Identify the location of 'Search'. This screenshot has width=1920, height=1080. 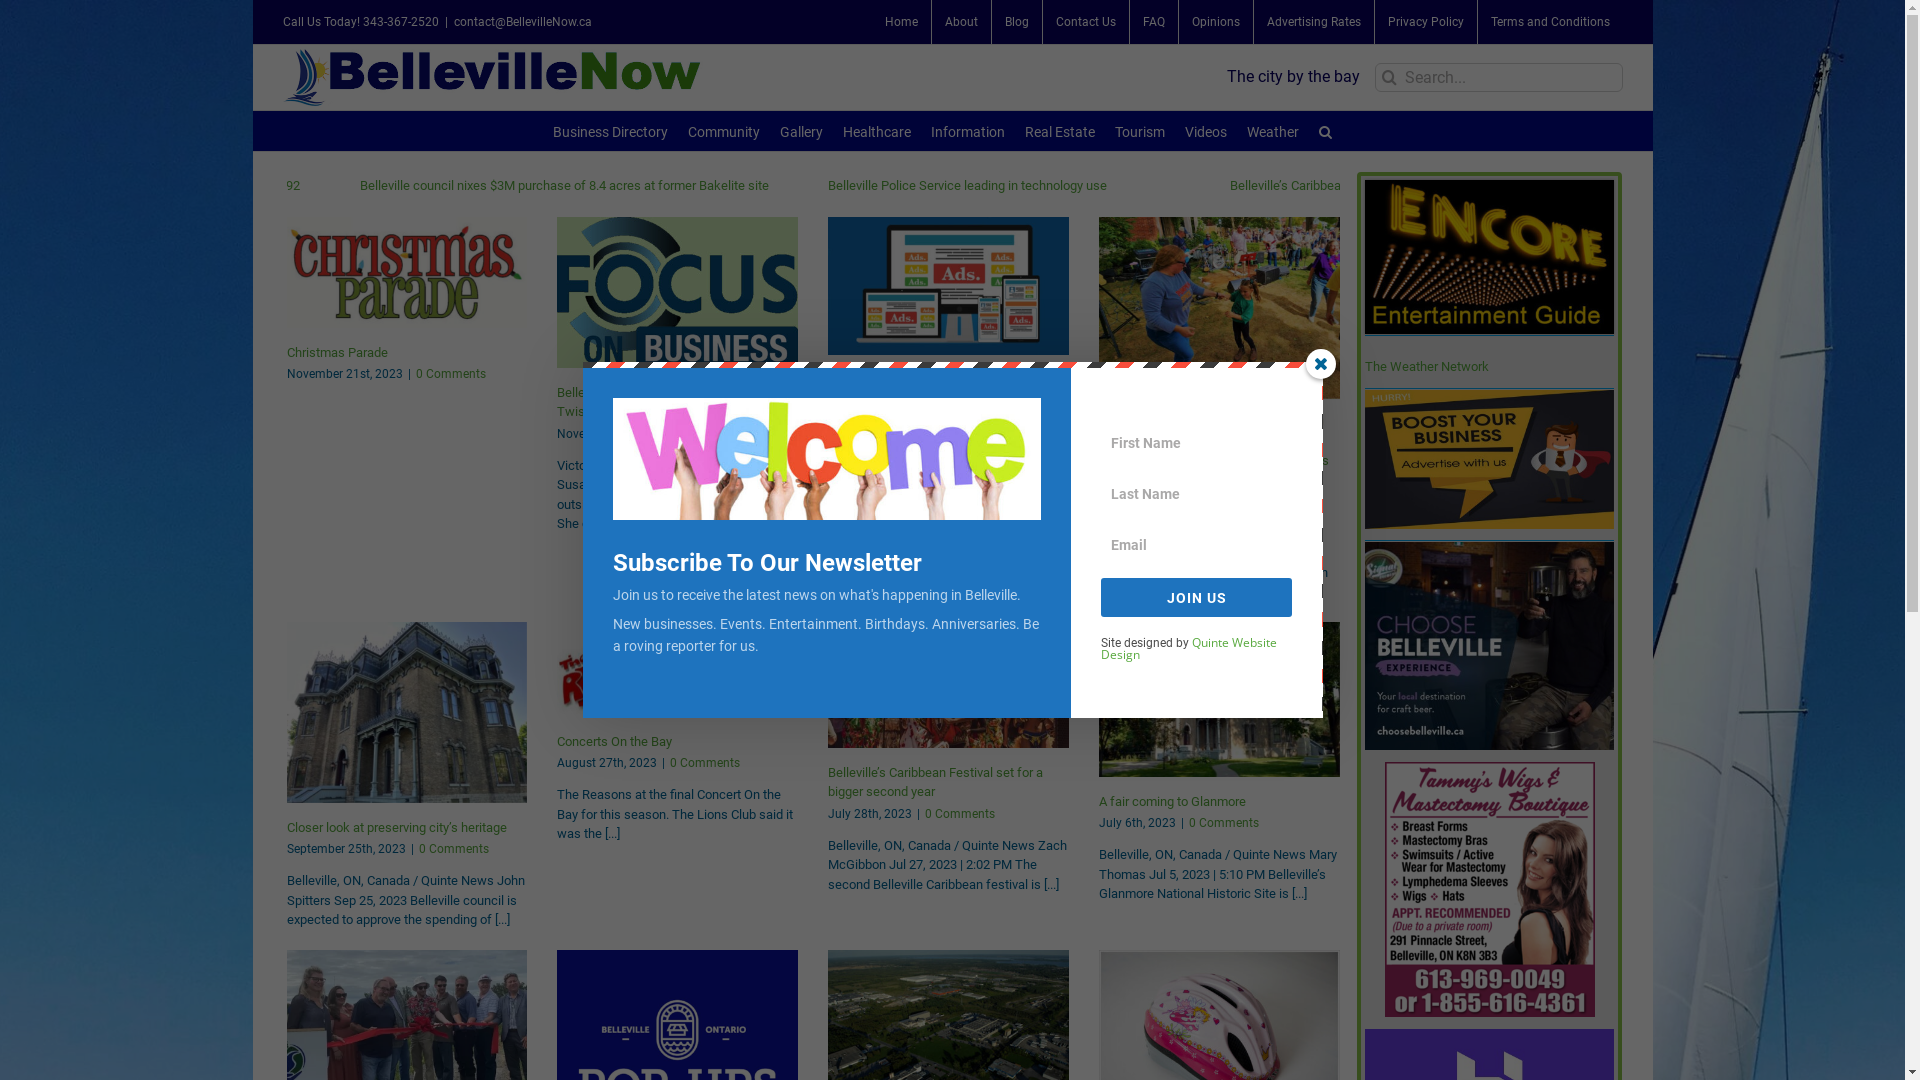
(1325, 130).